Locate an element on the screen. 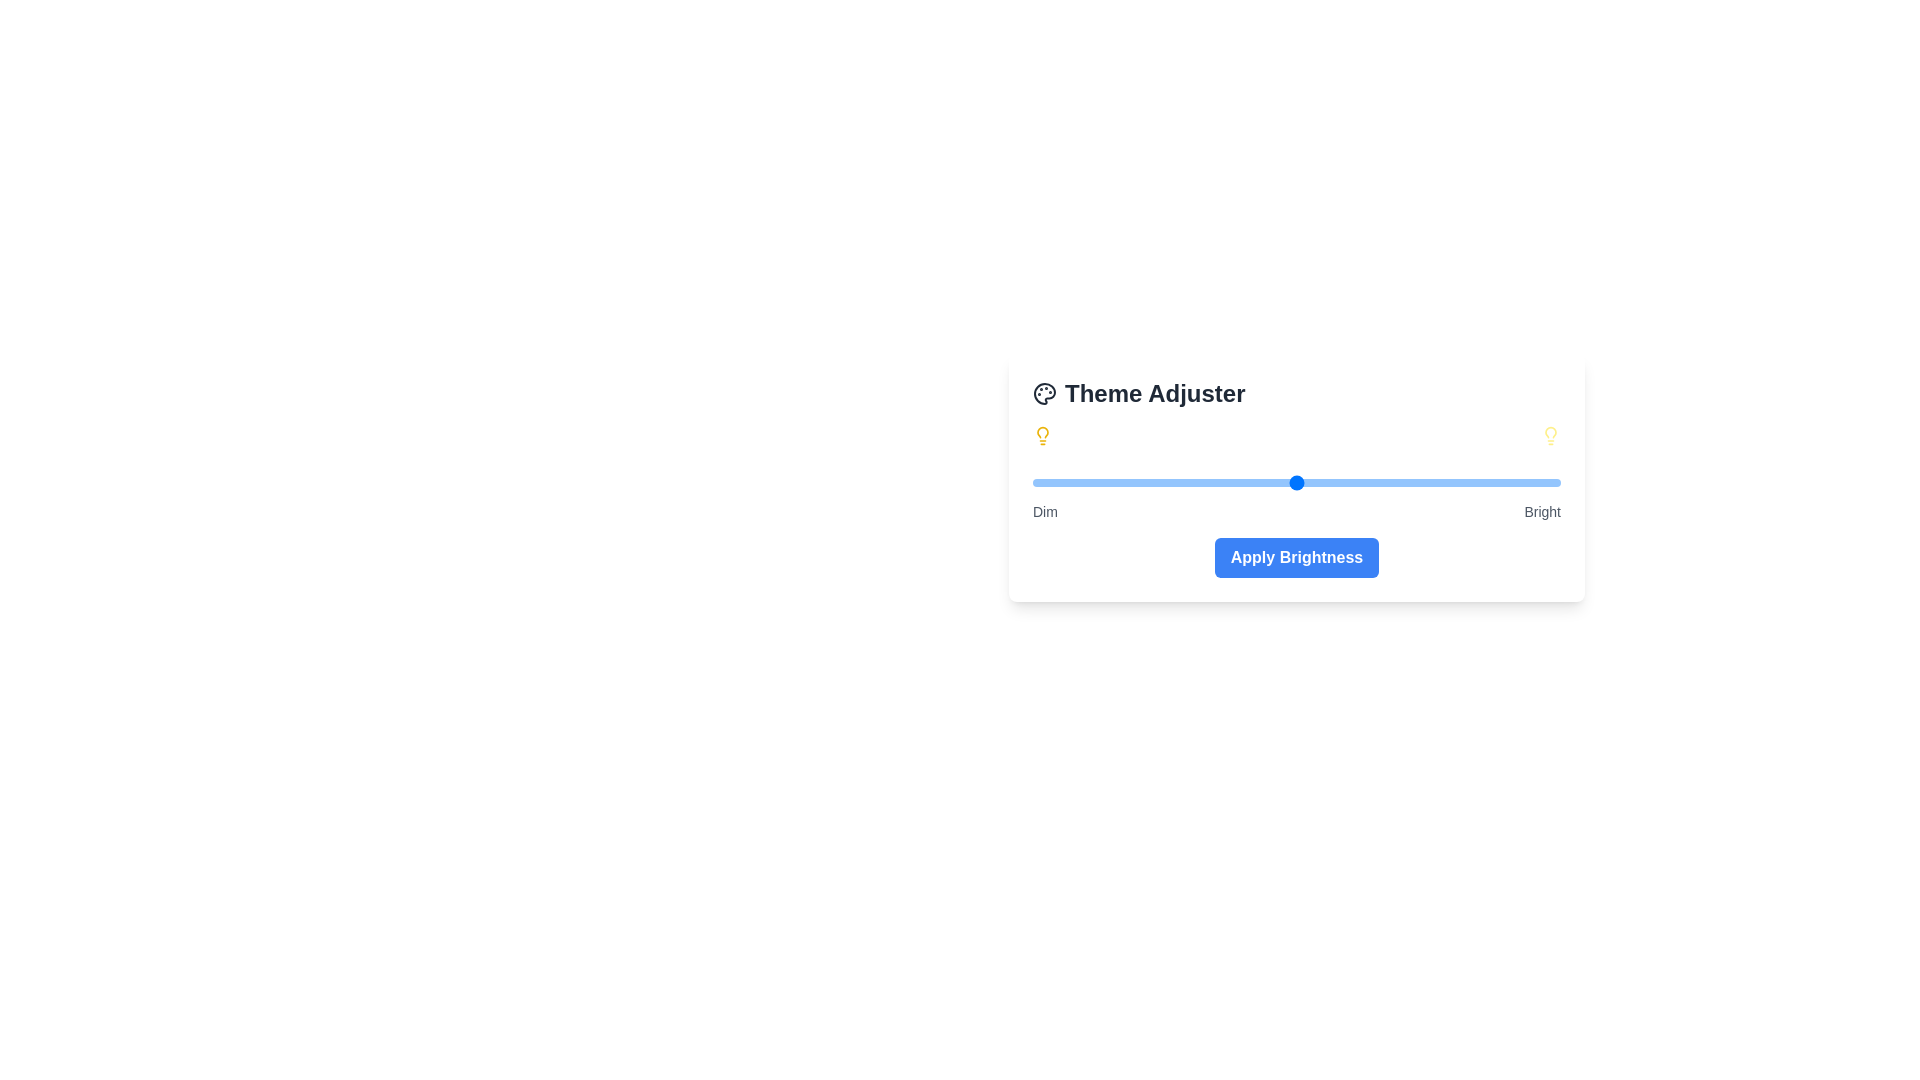  the brightness slider to 11% is located at coordinates (1090, 482).